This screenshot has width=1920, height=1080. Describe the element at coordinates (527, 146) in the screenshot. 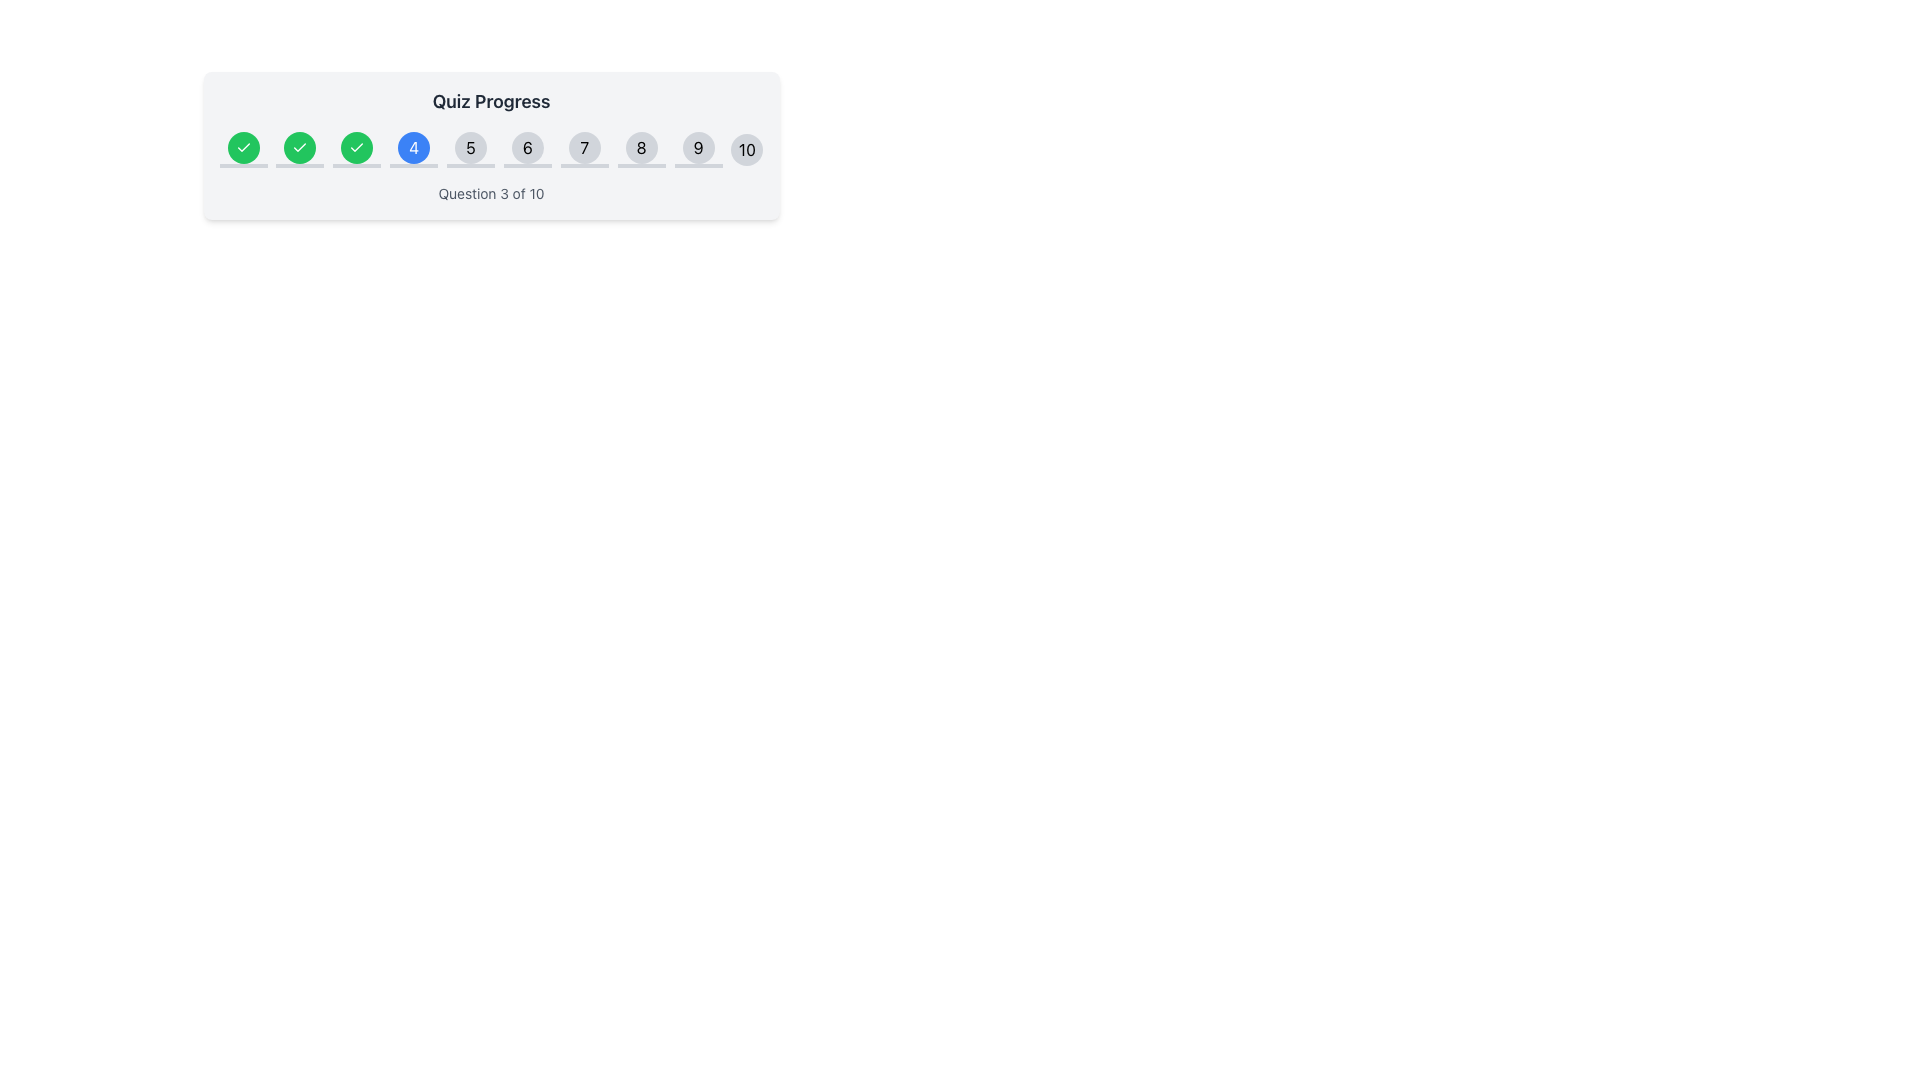

I see `the sixth button in the step-based progress tracker` at that location.